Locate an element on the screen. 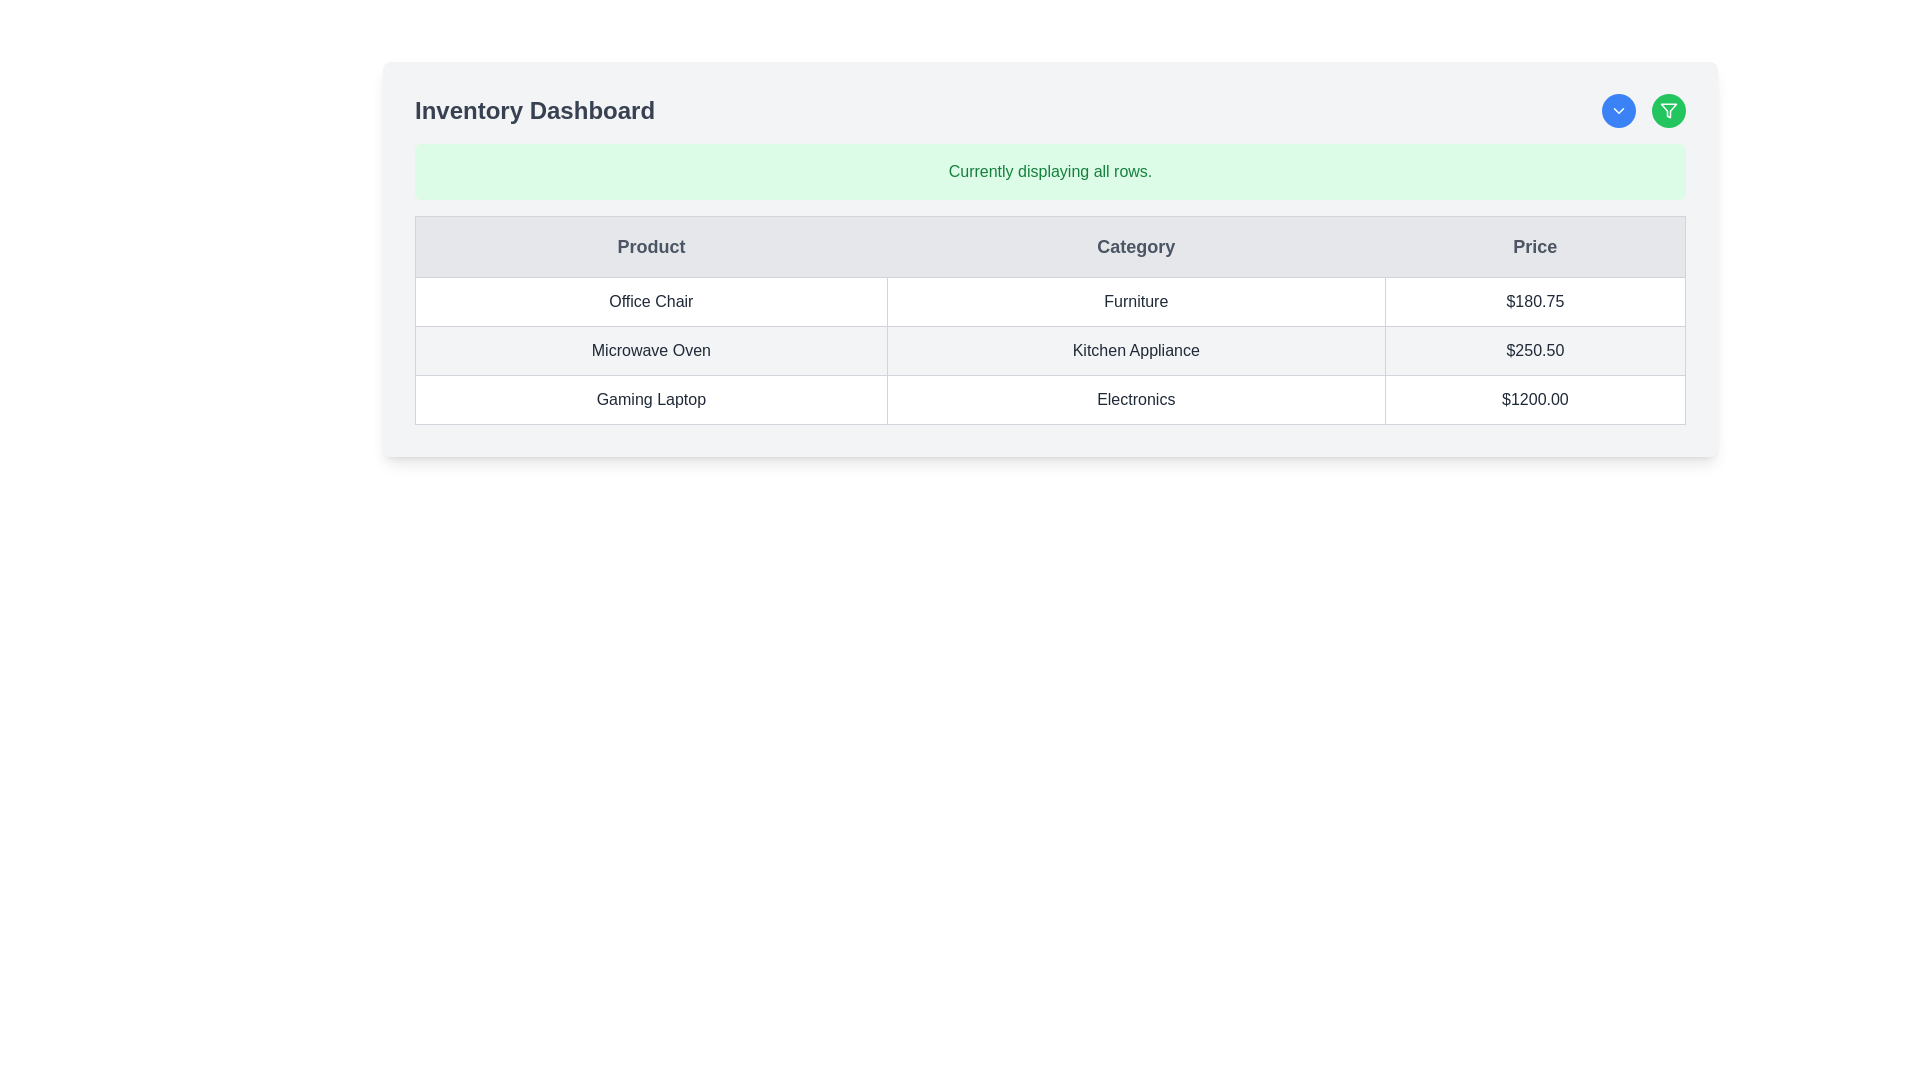 This screenshot has width=1920, height=1080. the Text label in the second row of the table that specifies the product category, located under the 'Category' column, between 'Microwave Oven' and '$250.50' is located at coordinates (1136, 350).